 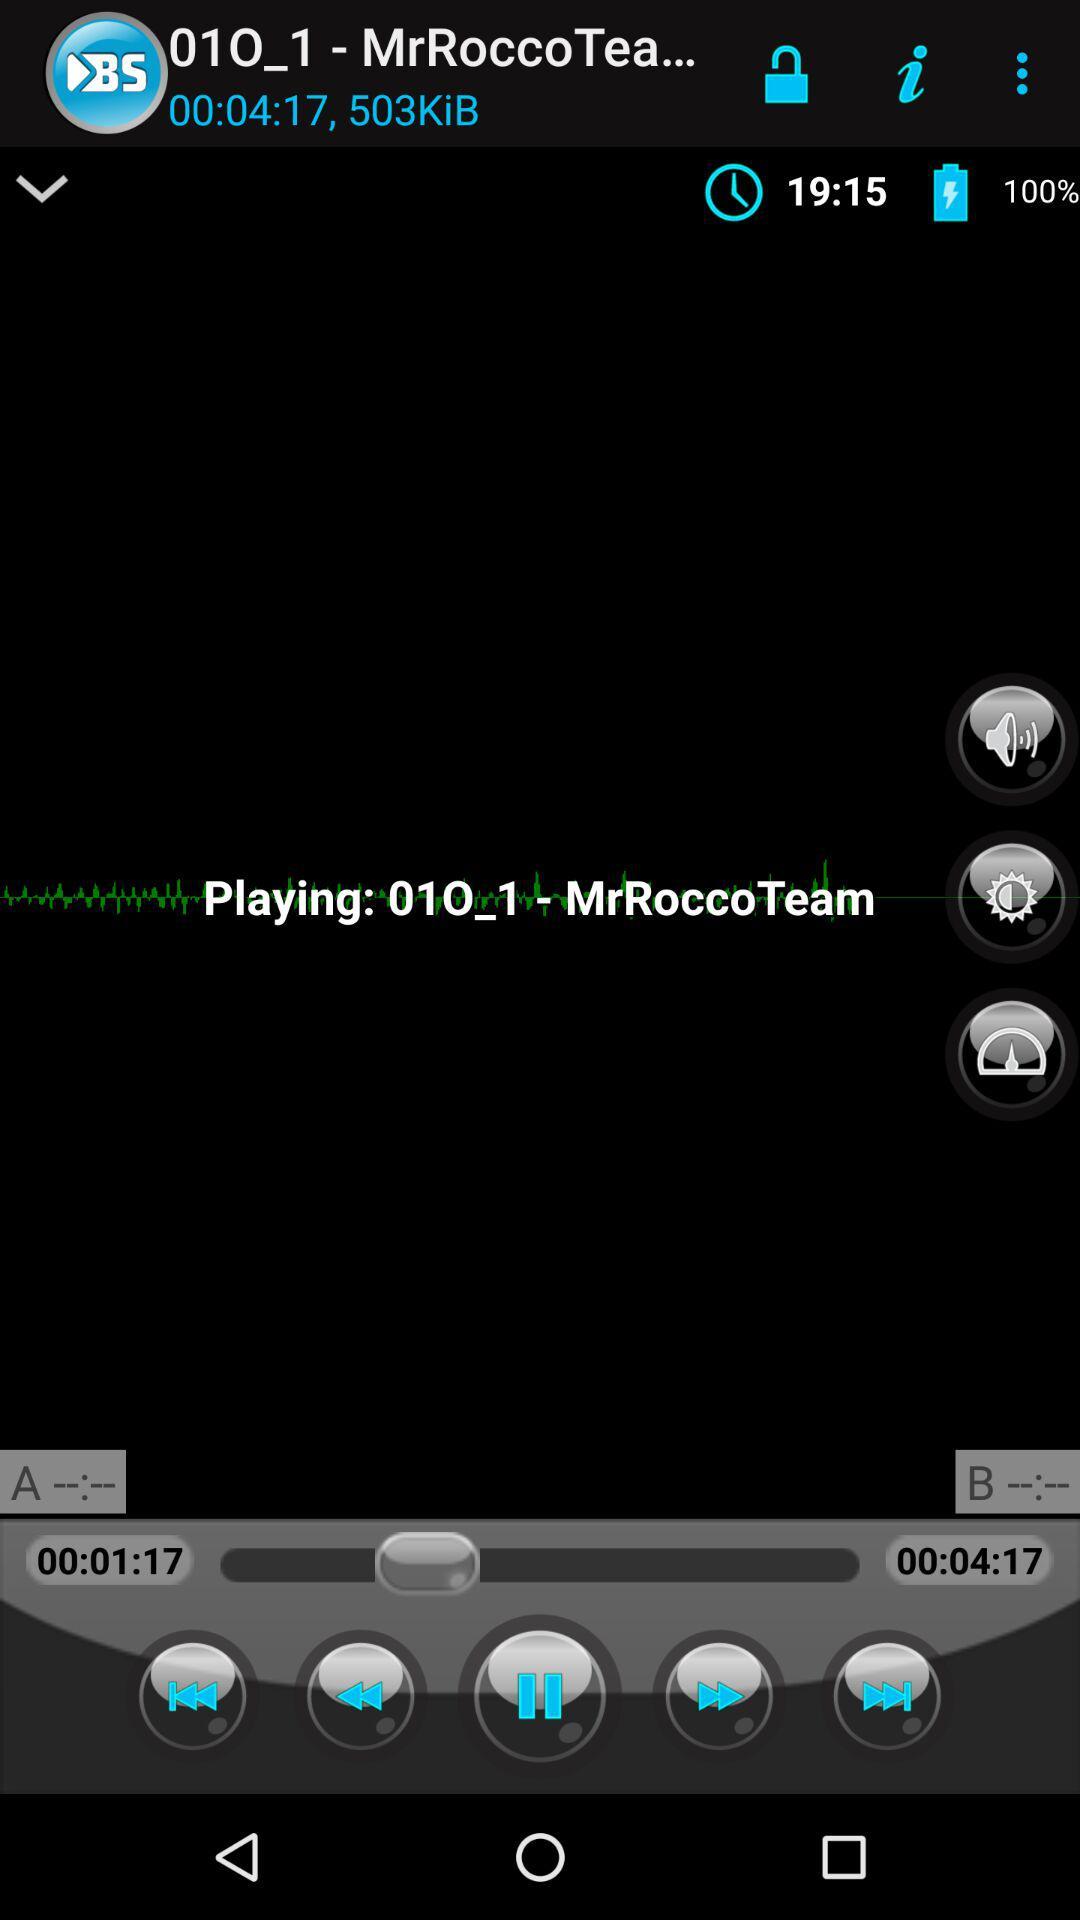 I want to click on skip to next file, so click(x=886, y=1695).